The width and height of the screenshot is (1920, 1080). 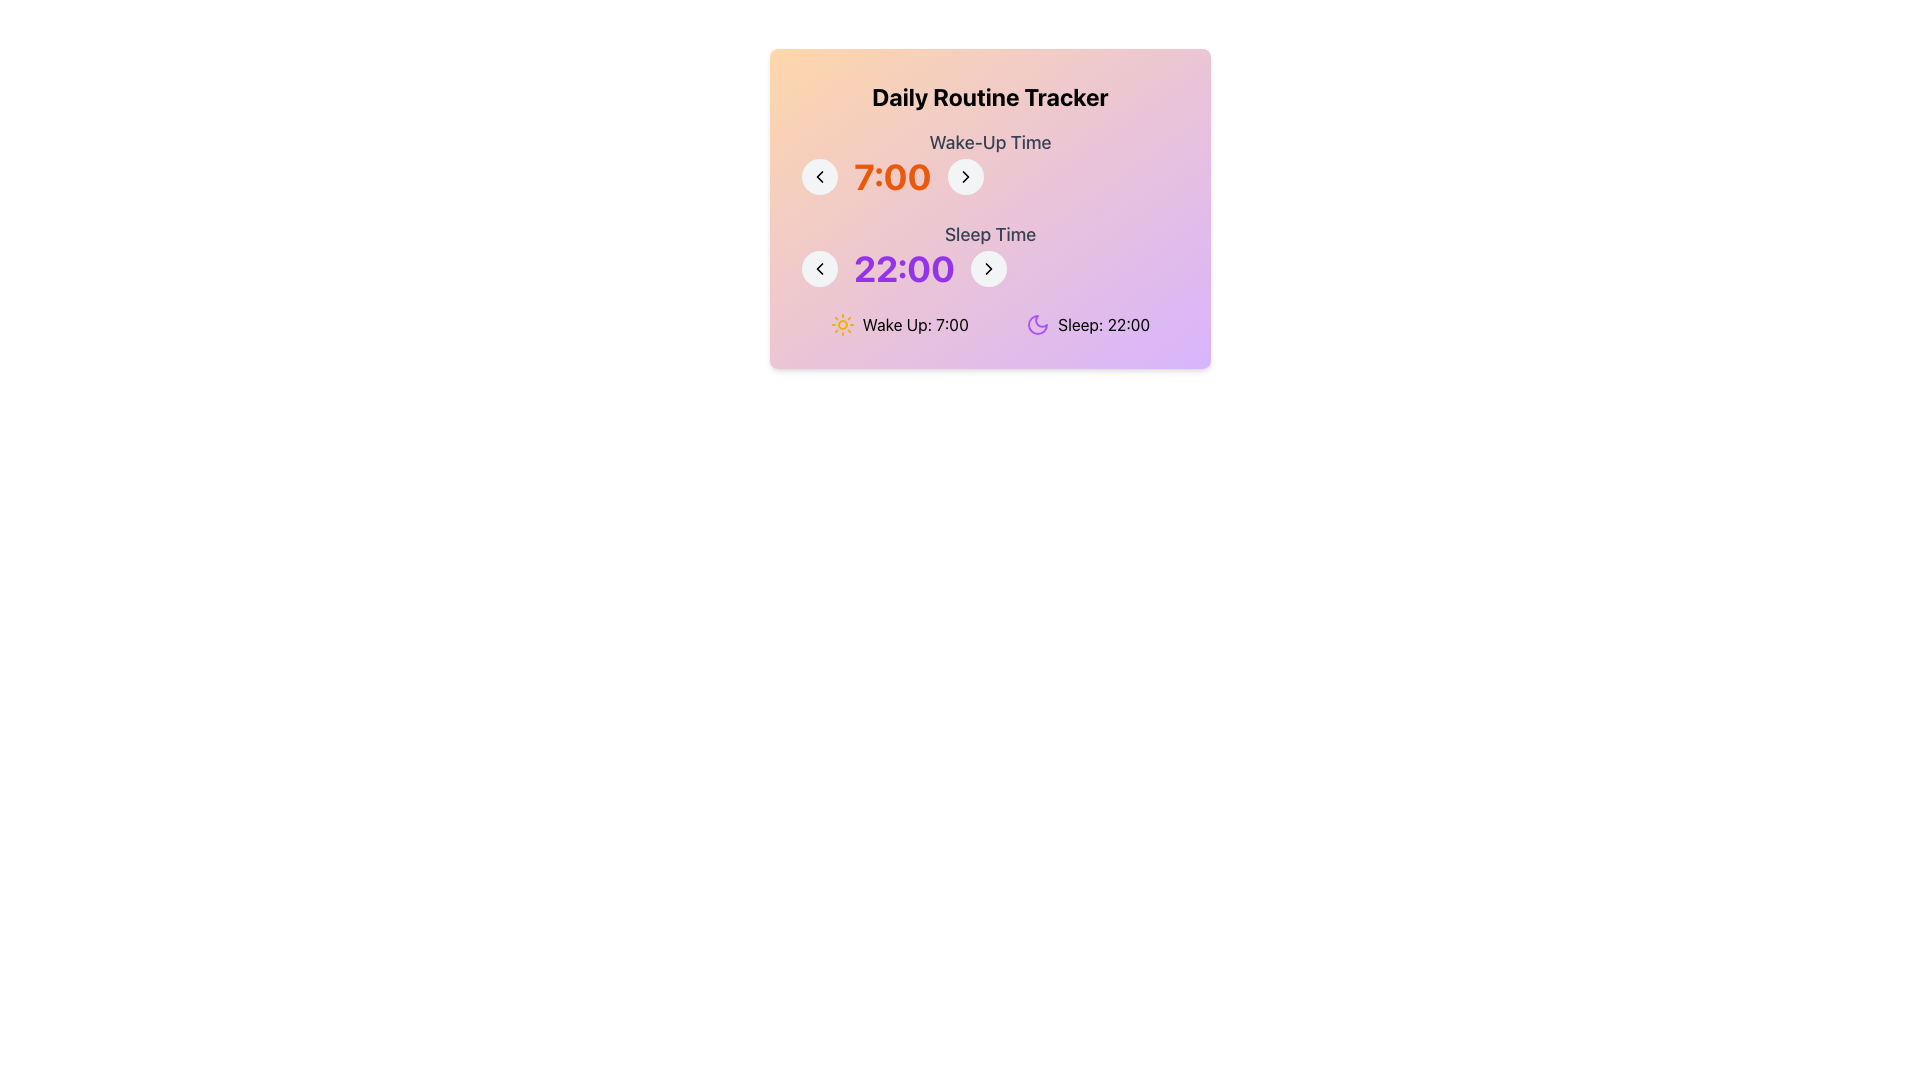 What do you see at coordinates (990, 141) in the screenshot?
I see `the text label that identifies the wake-up time setting, which is located above the time value '7:00' and surrounded by time control buttons` at bounding box center [990, 141].